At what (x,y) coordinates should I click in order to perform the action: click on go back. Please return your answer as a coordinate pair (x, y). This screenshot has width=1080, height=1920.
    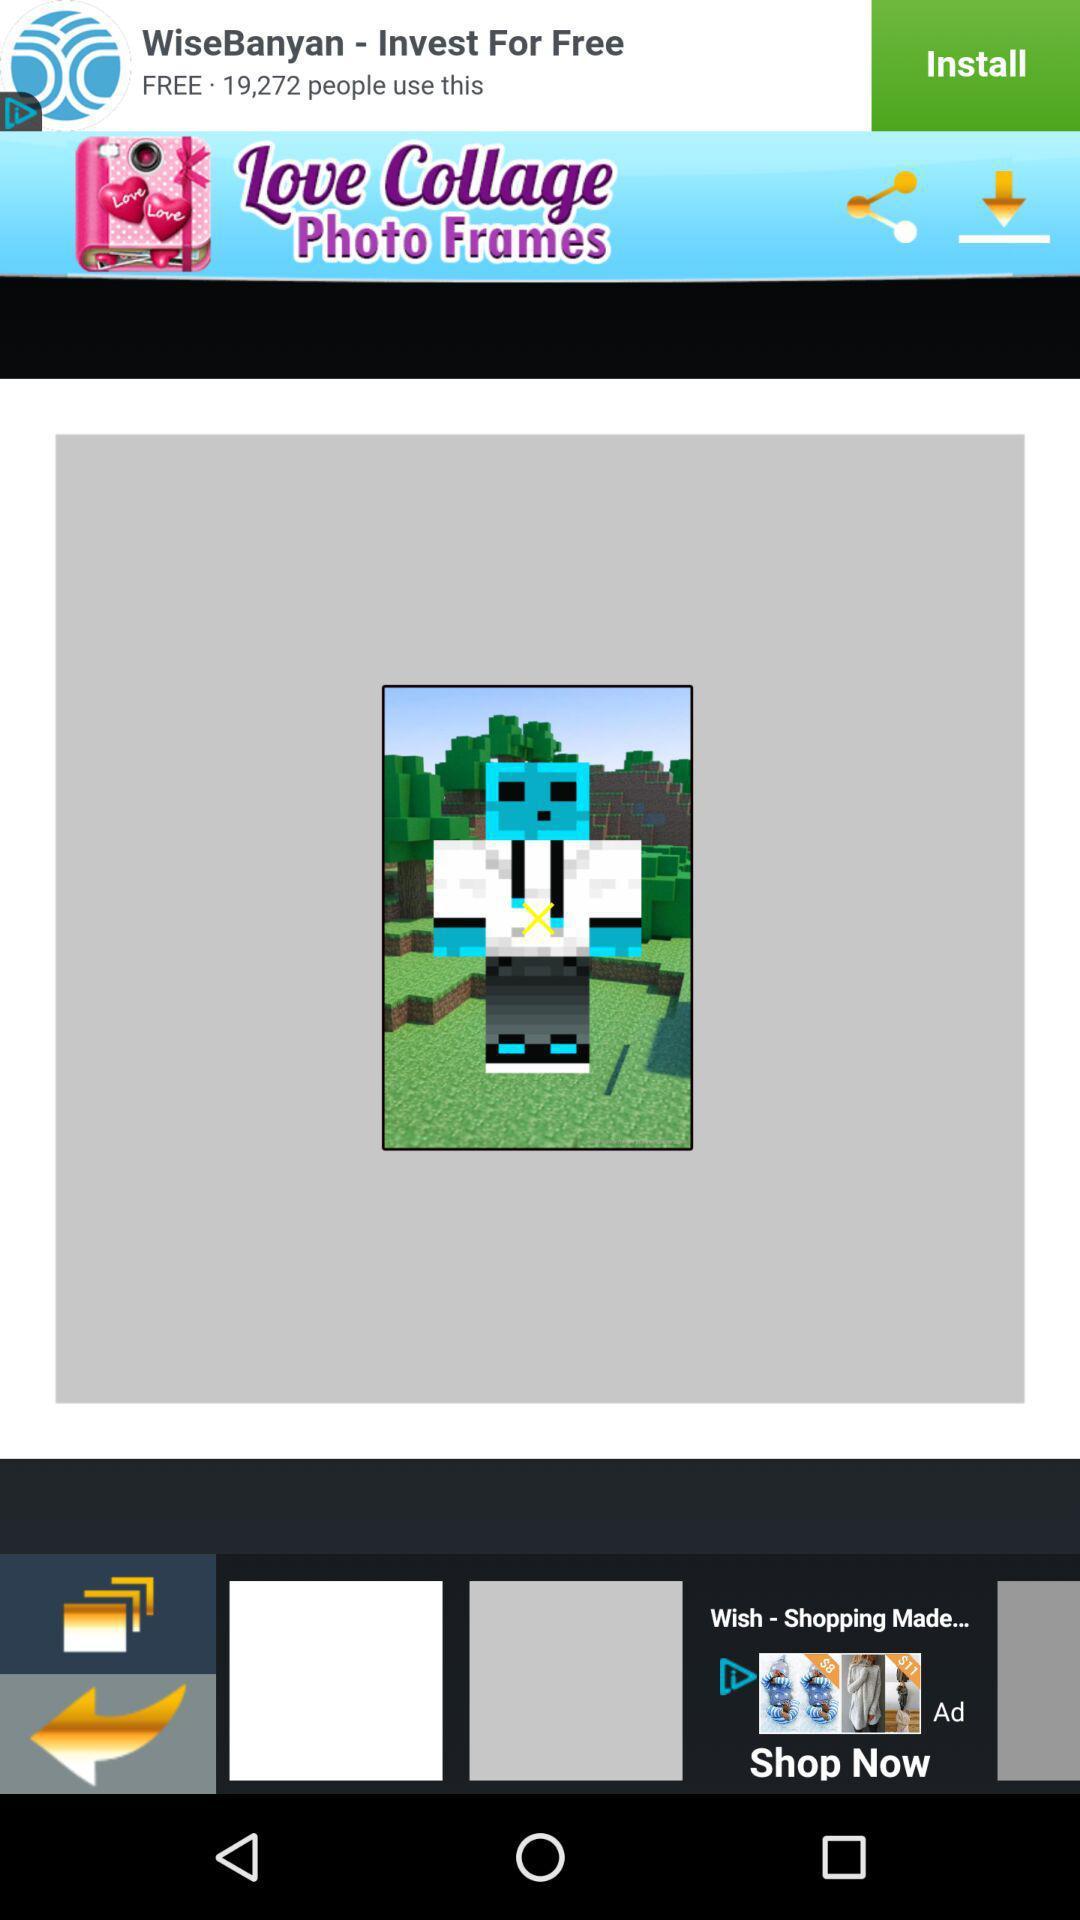
    Looking at the image, I should click on (108, 1732).